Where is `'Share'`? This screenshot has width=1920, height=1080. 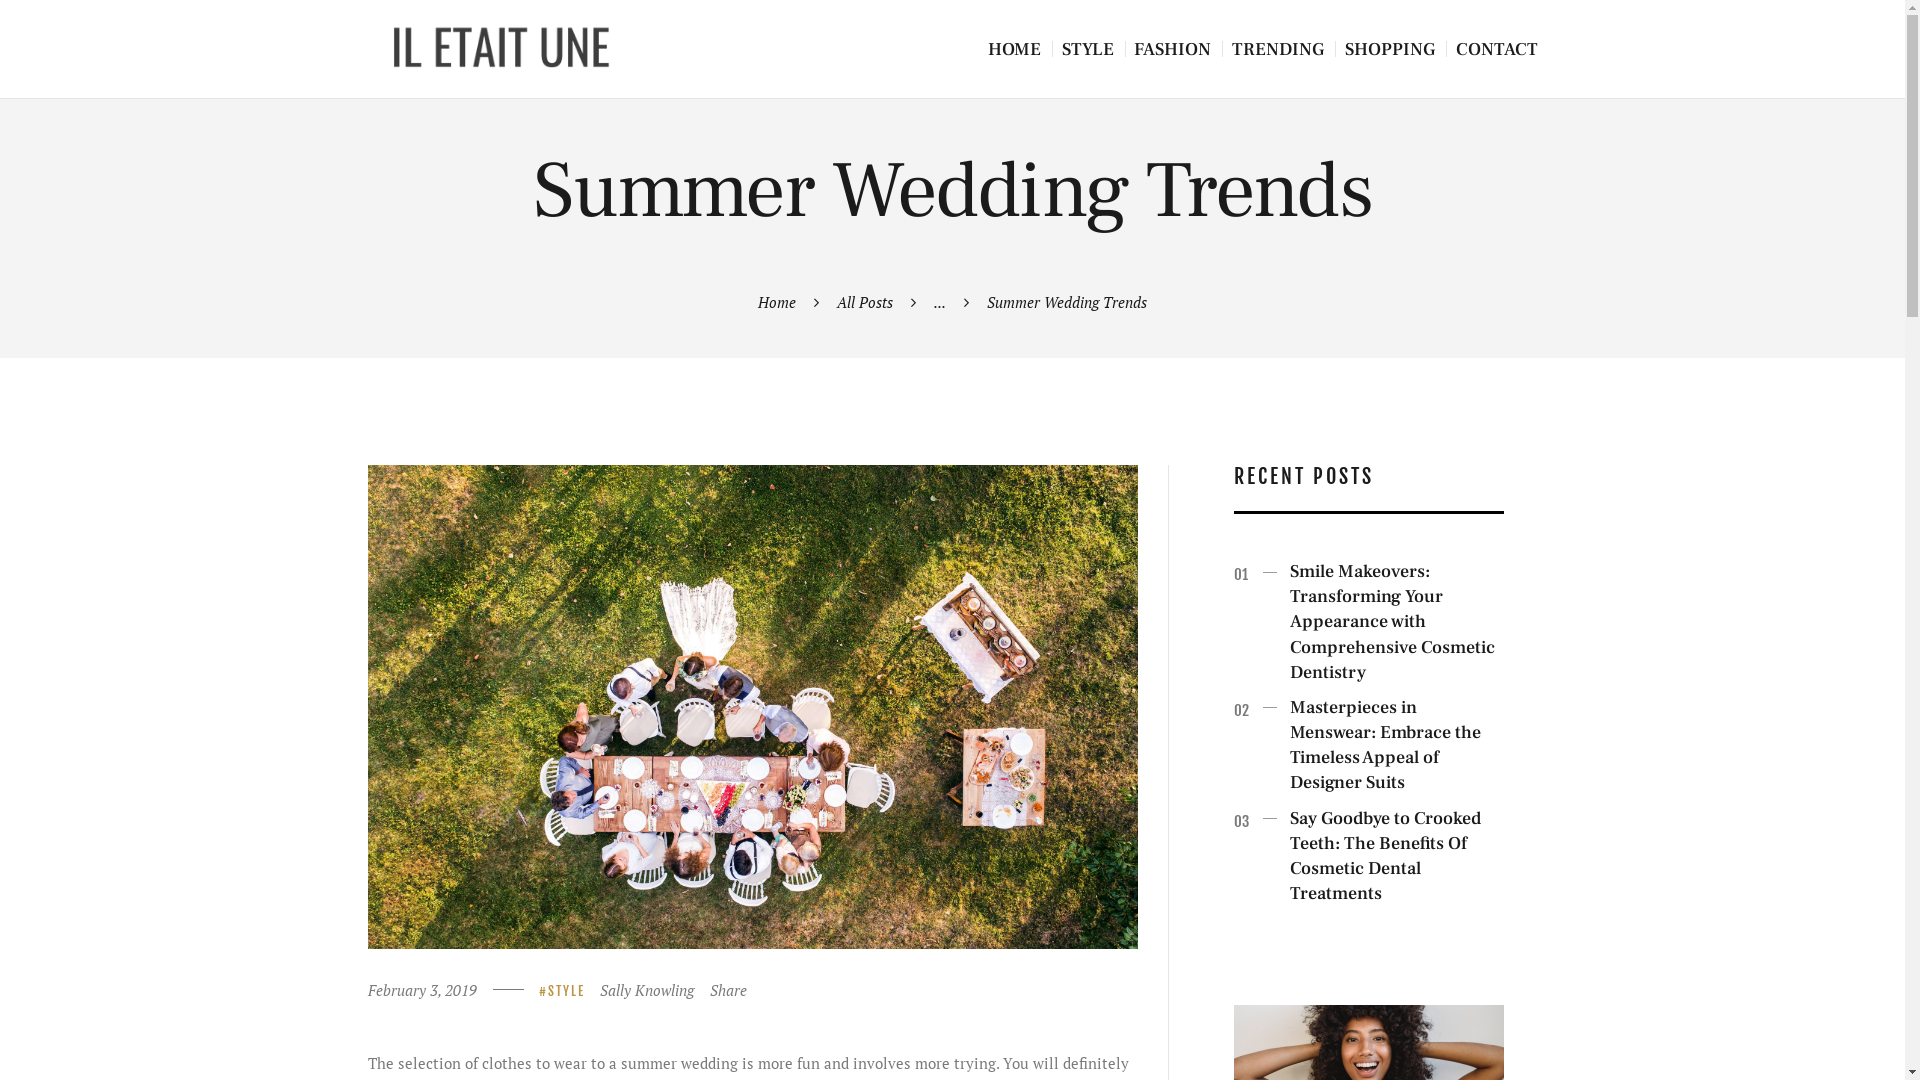
'Share' is located at coordinates (727, 990).